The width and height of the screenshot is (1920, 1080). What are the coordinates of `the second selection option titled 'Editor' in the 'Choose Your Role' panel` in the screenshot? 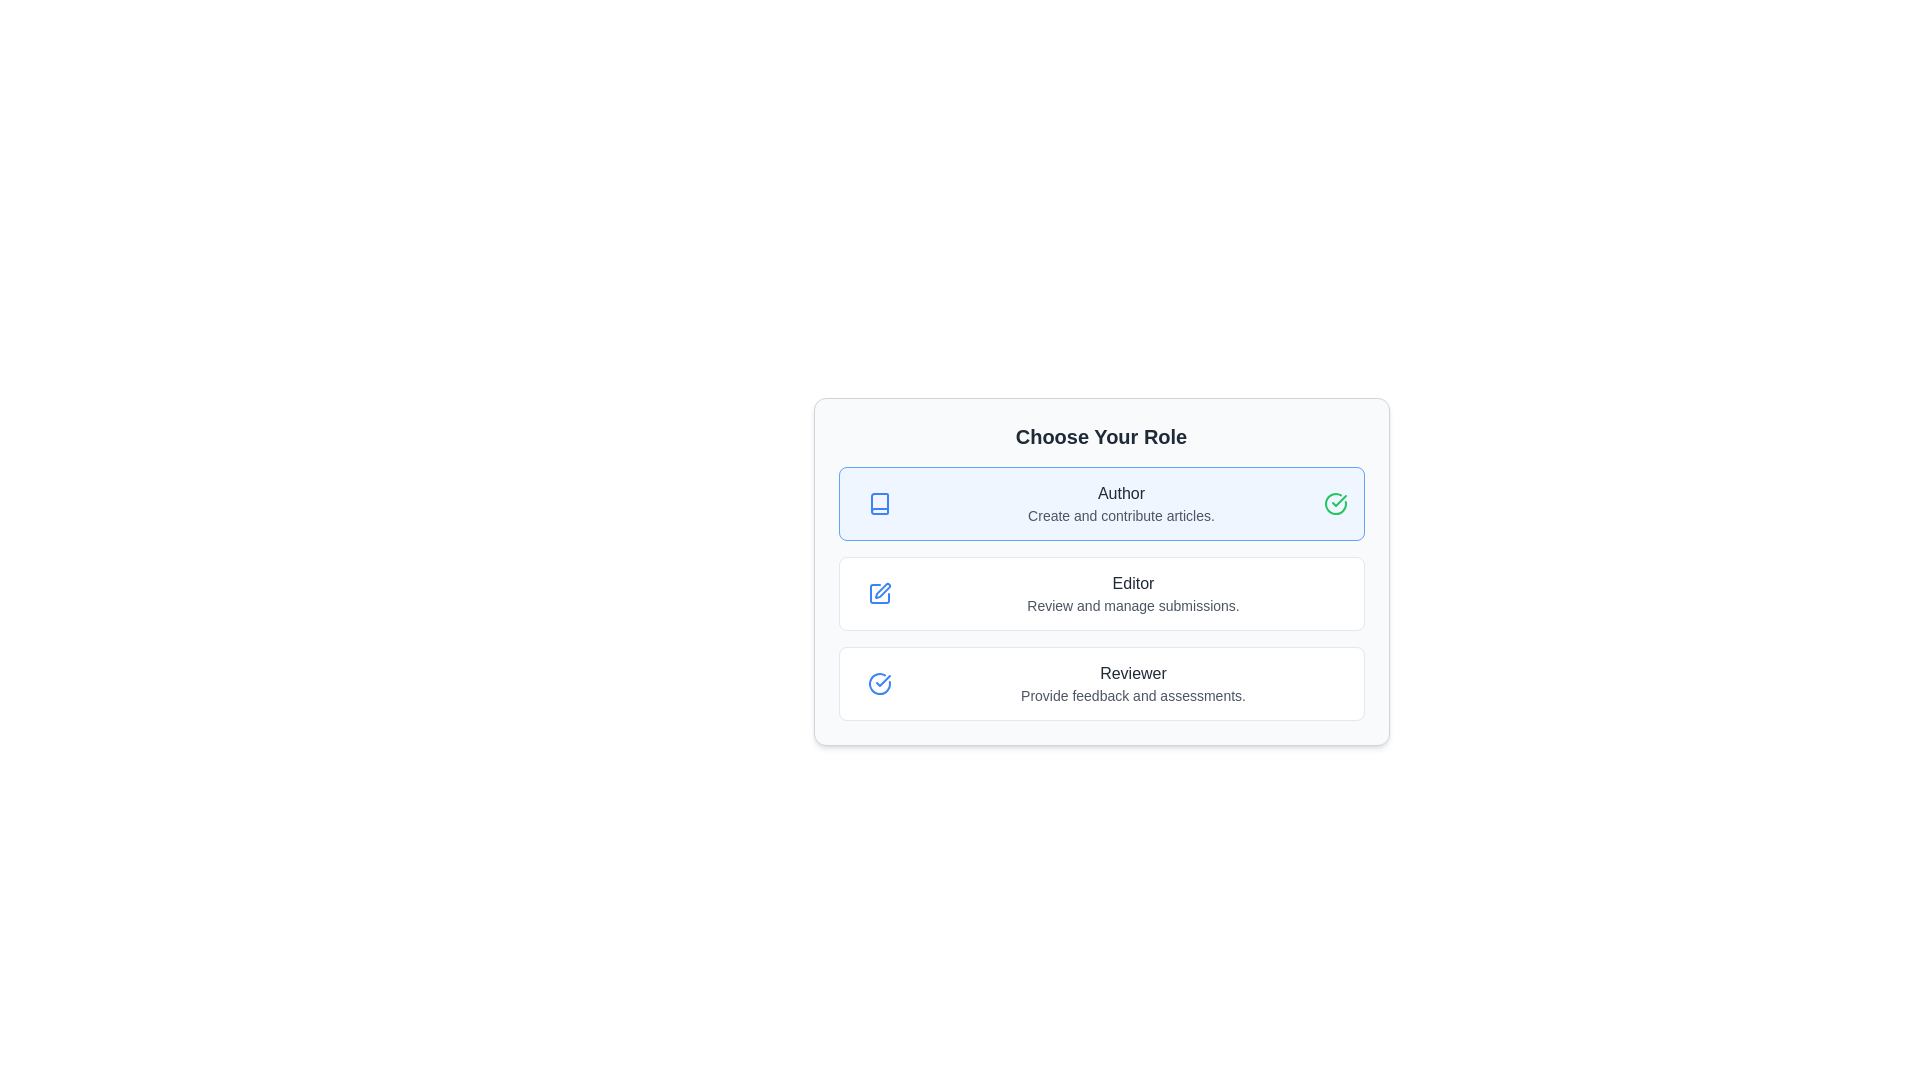 It's located at (1100, 571).